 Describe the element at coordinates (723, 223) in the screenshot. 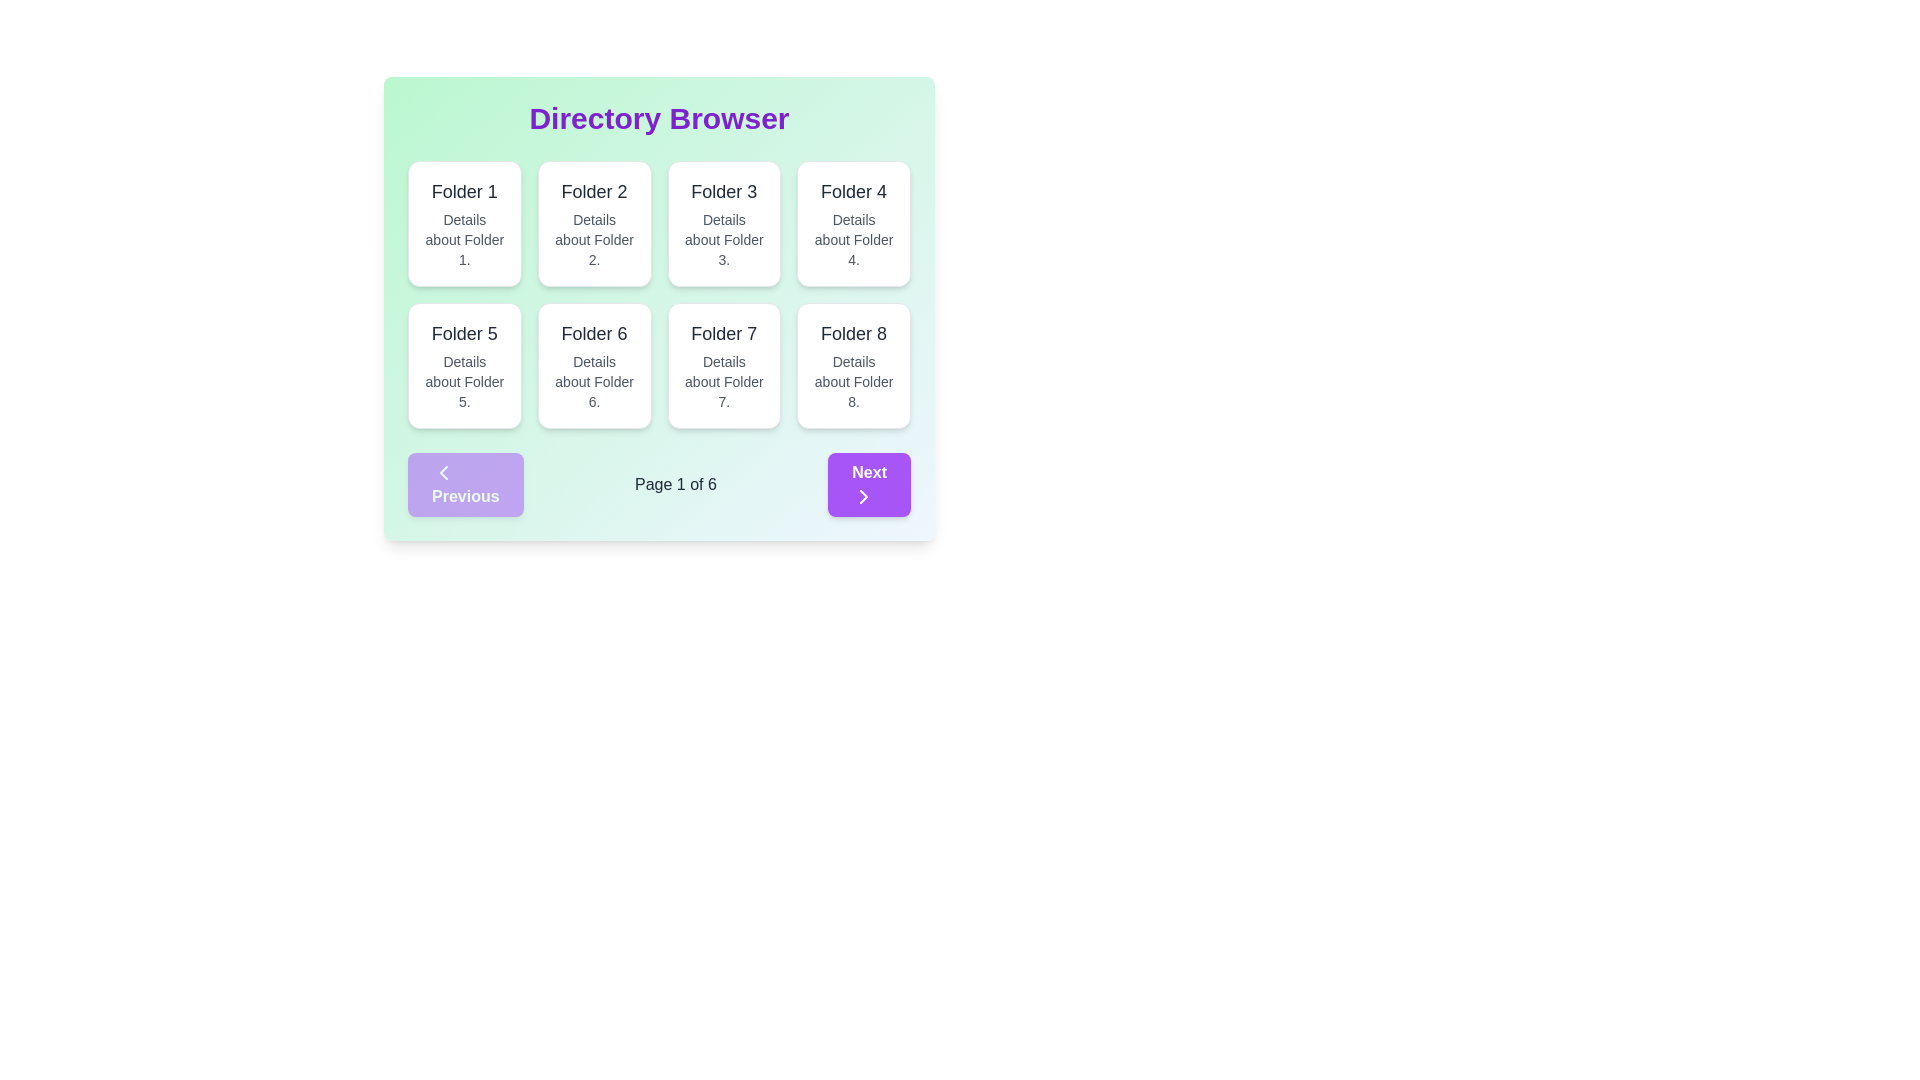

I see `the 'Folder 3' card, which visually represents a folder in a grid layout, located between 'Folder 2' and 'Folder 4'` at that location.